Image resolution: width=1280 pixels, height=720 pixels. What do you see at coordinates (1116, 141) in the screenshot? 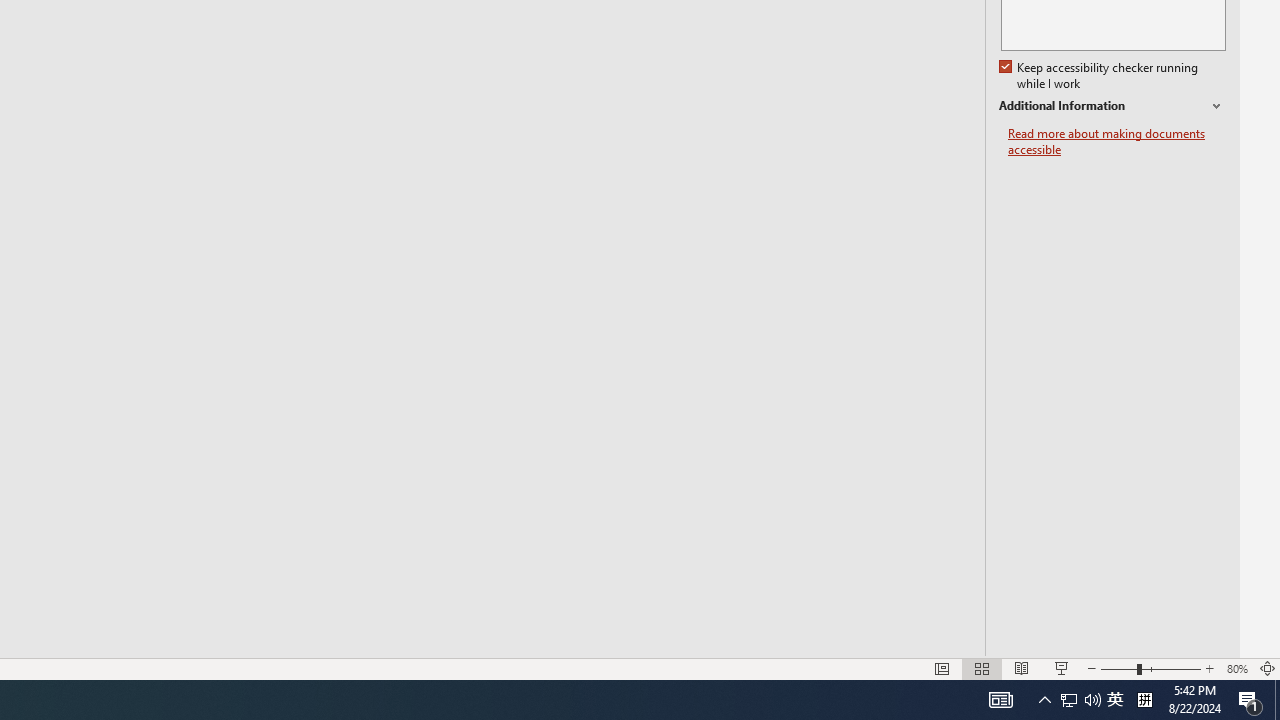
I see `'Read more about making documents accessible'` at bounding box center [1116, 141].